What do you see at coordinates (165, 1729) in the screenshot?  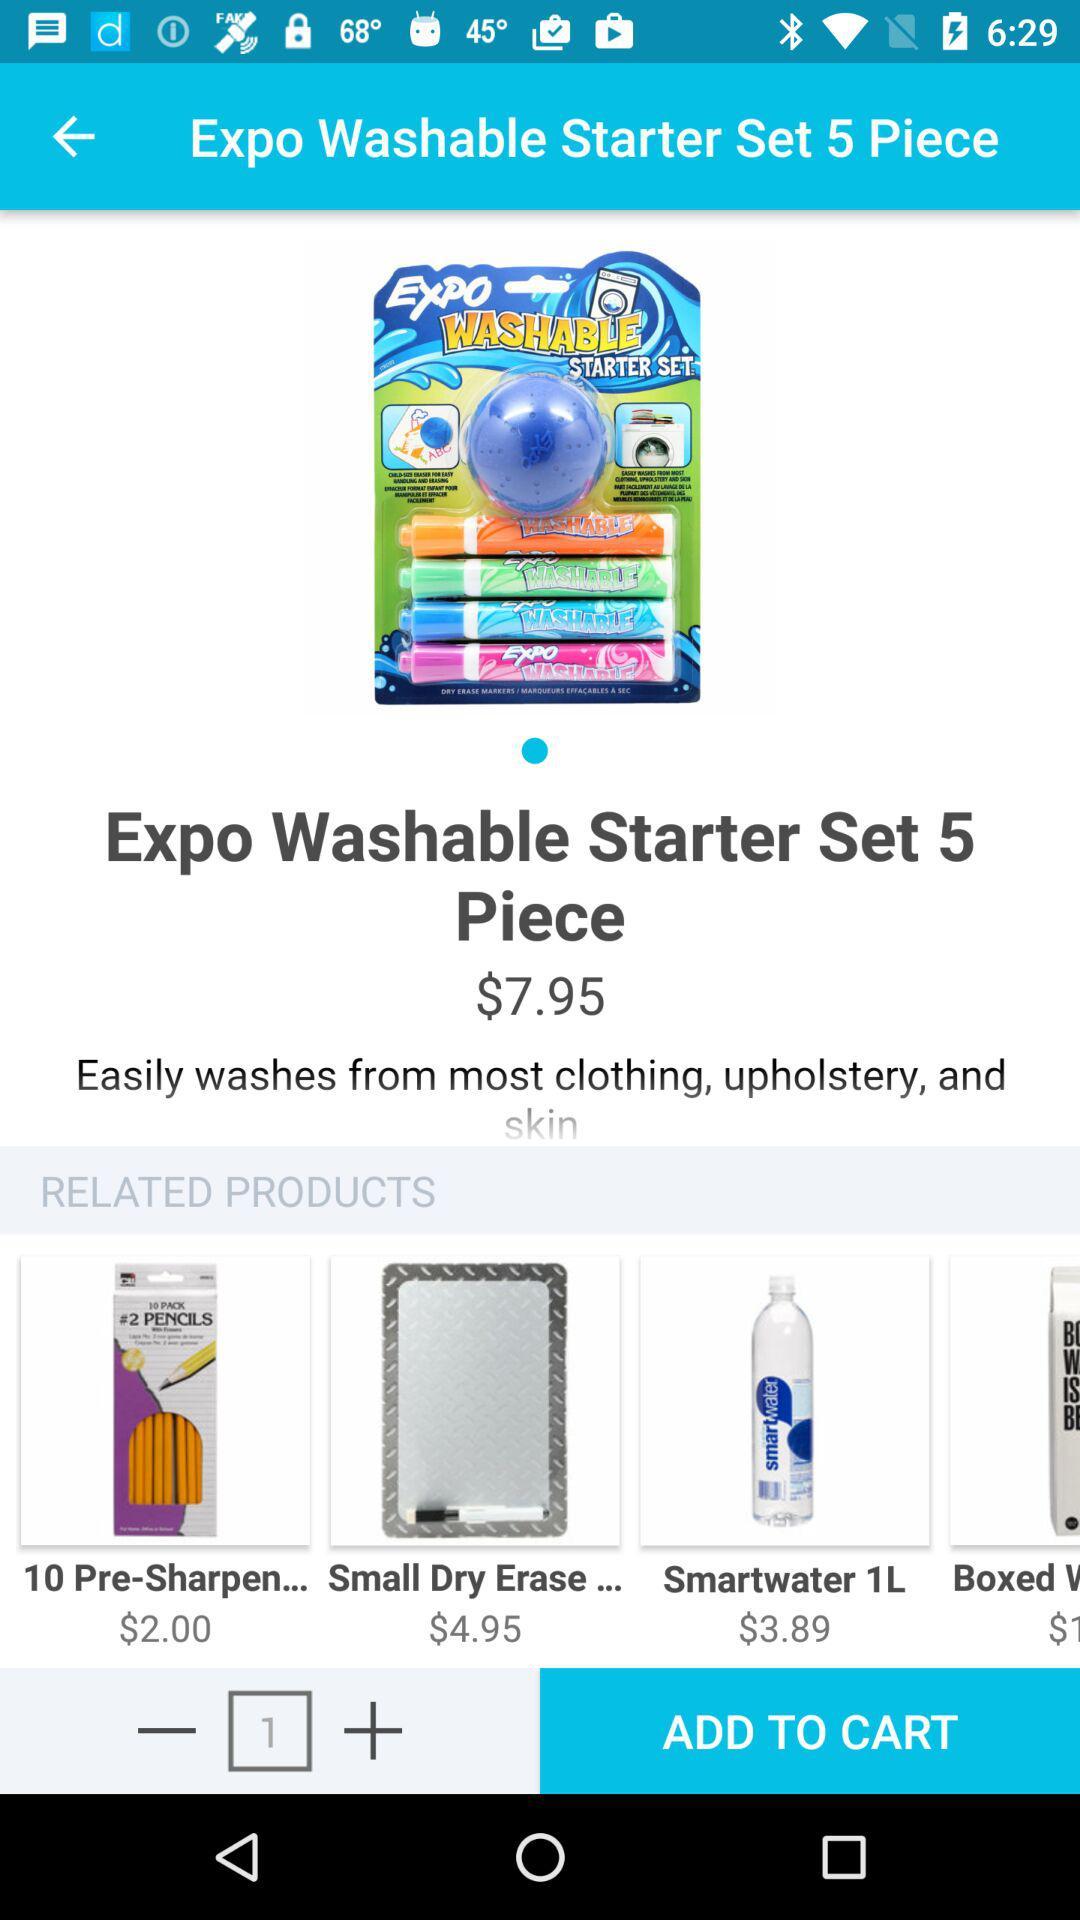 I see `reduce number in cart` at bounding box center [165, 1729].